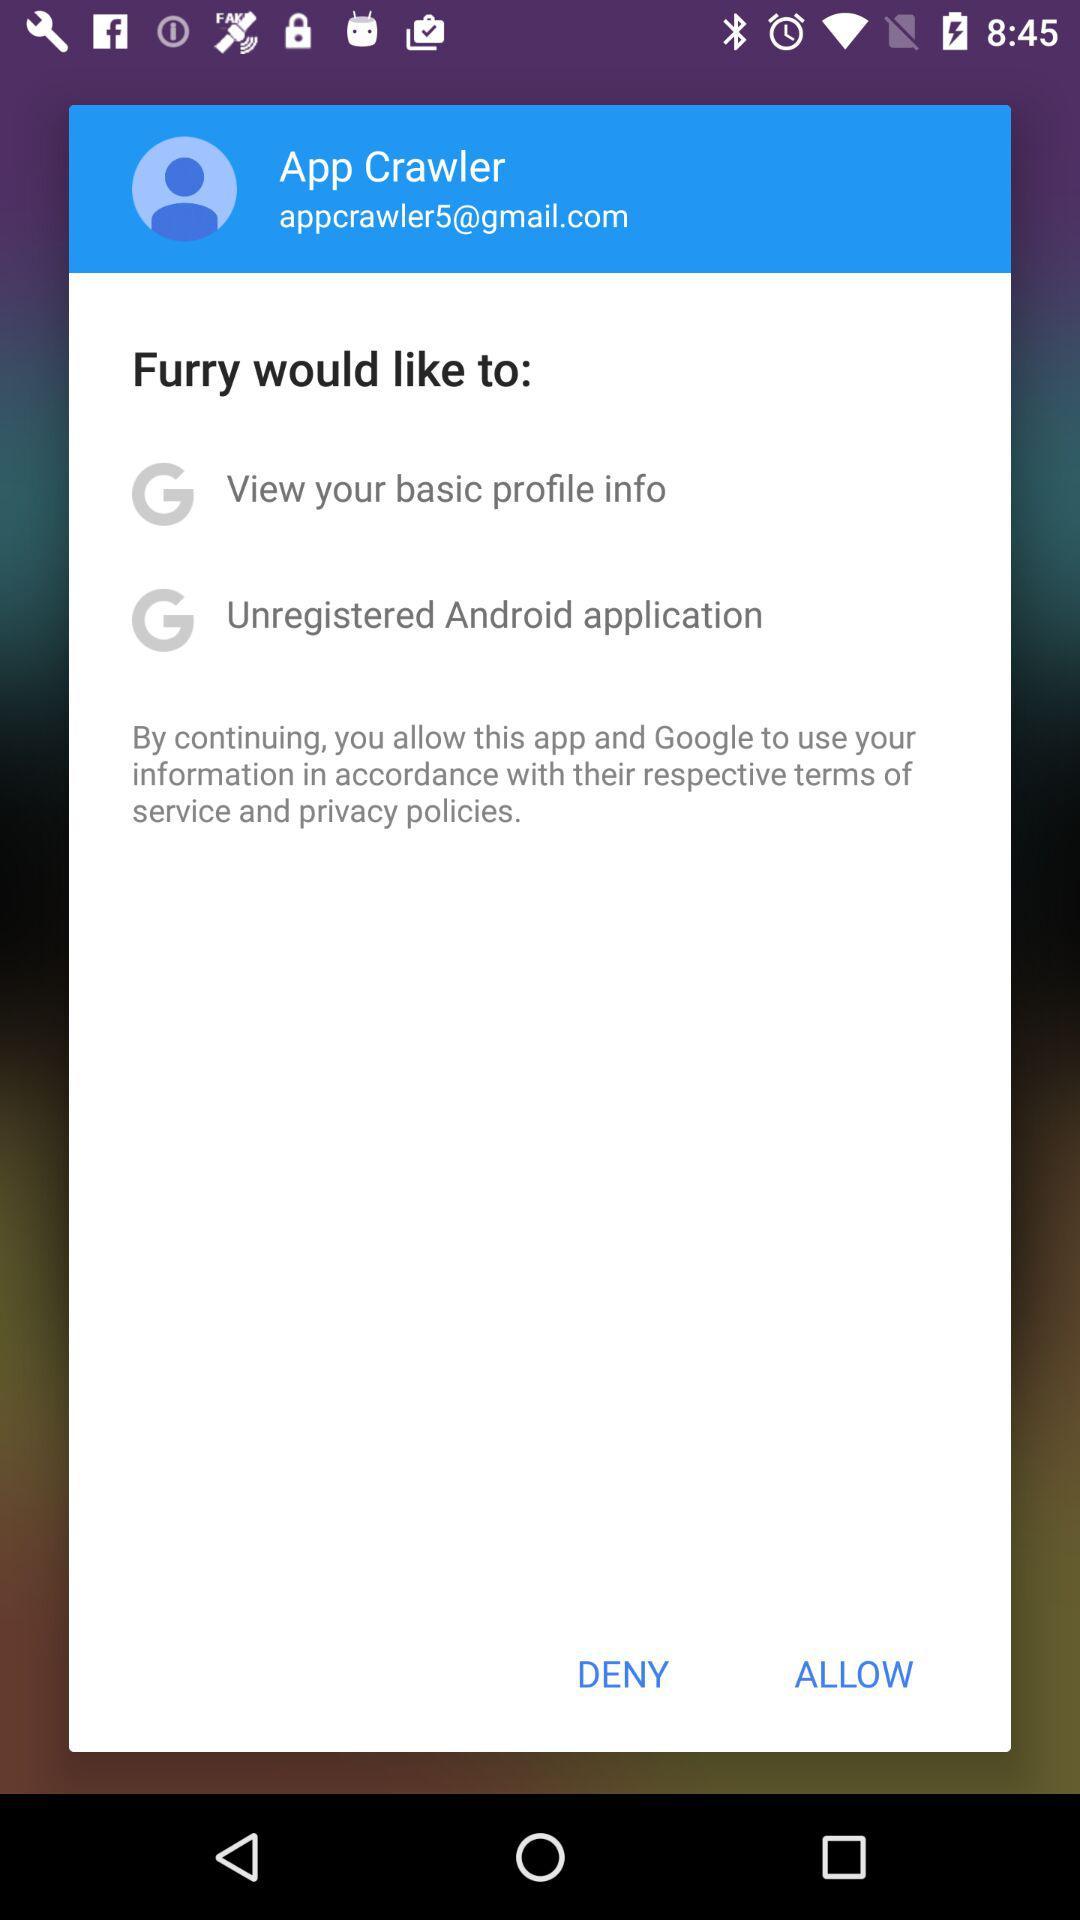  Describe the element at coordinates (621, 1673) in the screenshot. I see `the item below by continuing you icon` at that location.